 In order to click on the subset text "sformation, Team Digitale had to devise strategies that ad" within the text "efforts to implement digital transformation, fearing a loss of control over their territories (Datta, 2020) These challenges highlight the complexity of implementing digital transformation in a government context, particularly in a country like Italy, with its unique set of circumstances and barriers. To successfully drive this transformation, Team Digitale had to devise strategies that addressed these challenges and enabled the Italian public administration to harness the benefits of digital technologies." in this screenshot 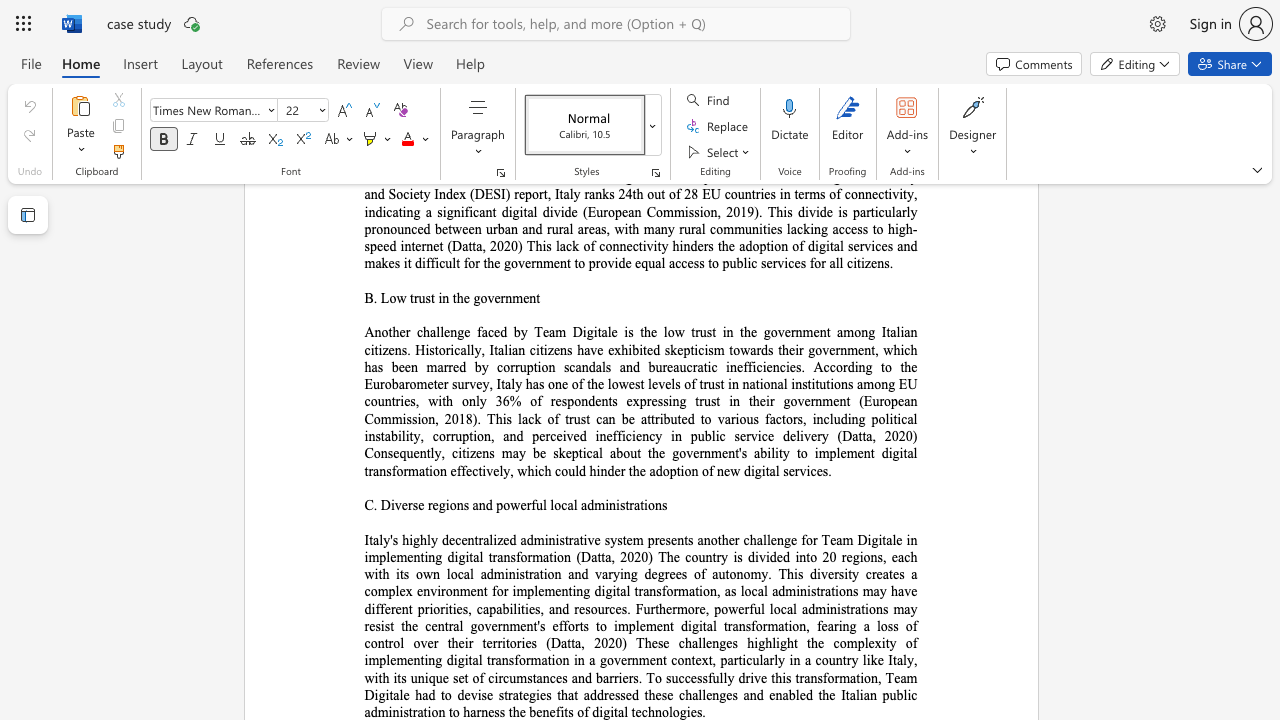, I will do `click(817, 677)`.